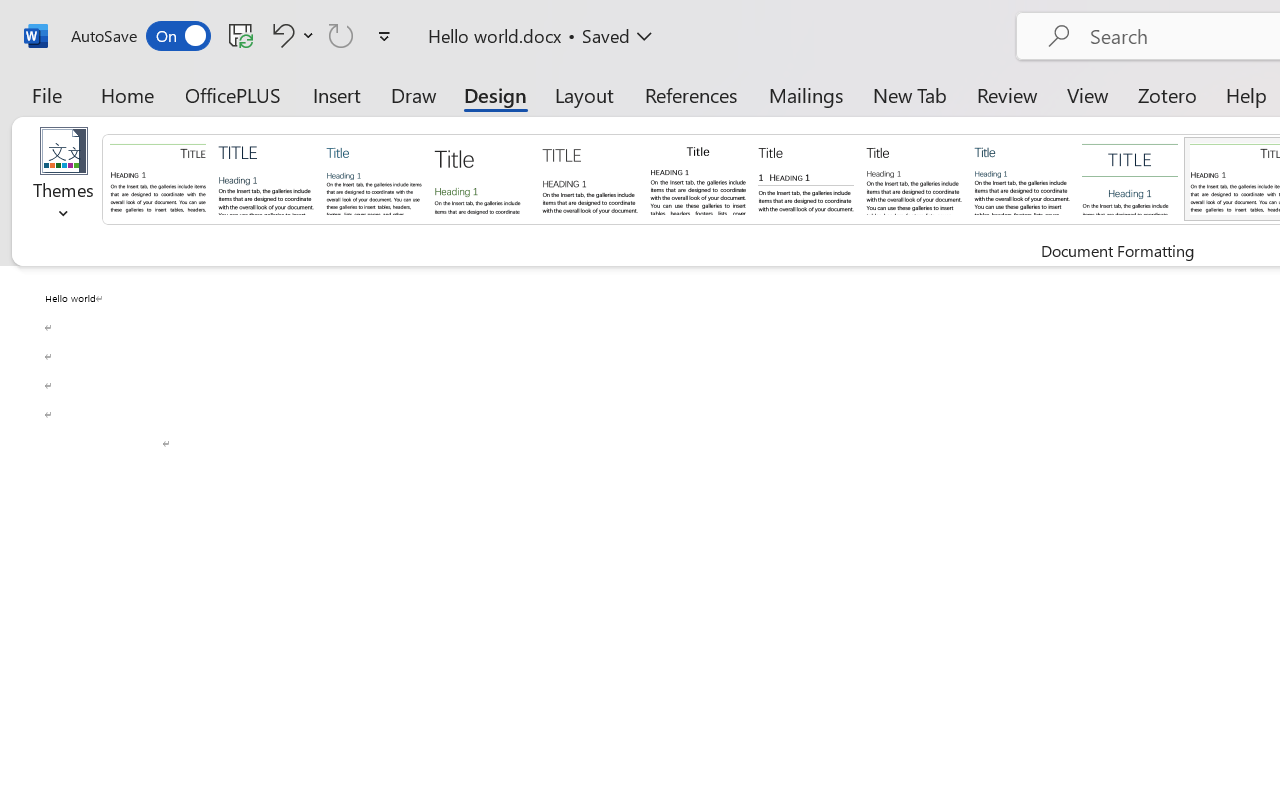 This screenshot has width=1280, height=800. I want to click on 'Basic (Stylish)', so click(481, 177).